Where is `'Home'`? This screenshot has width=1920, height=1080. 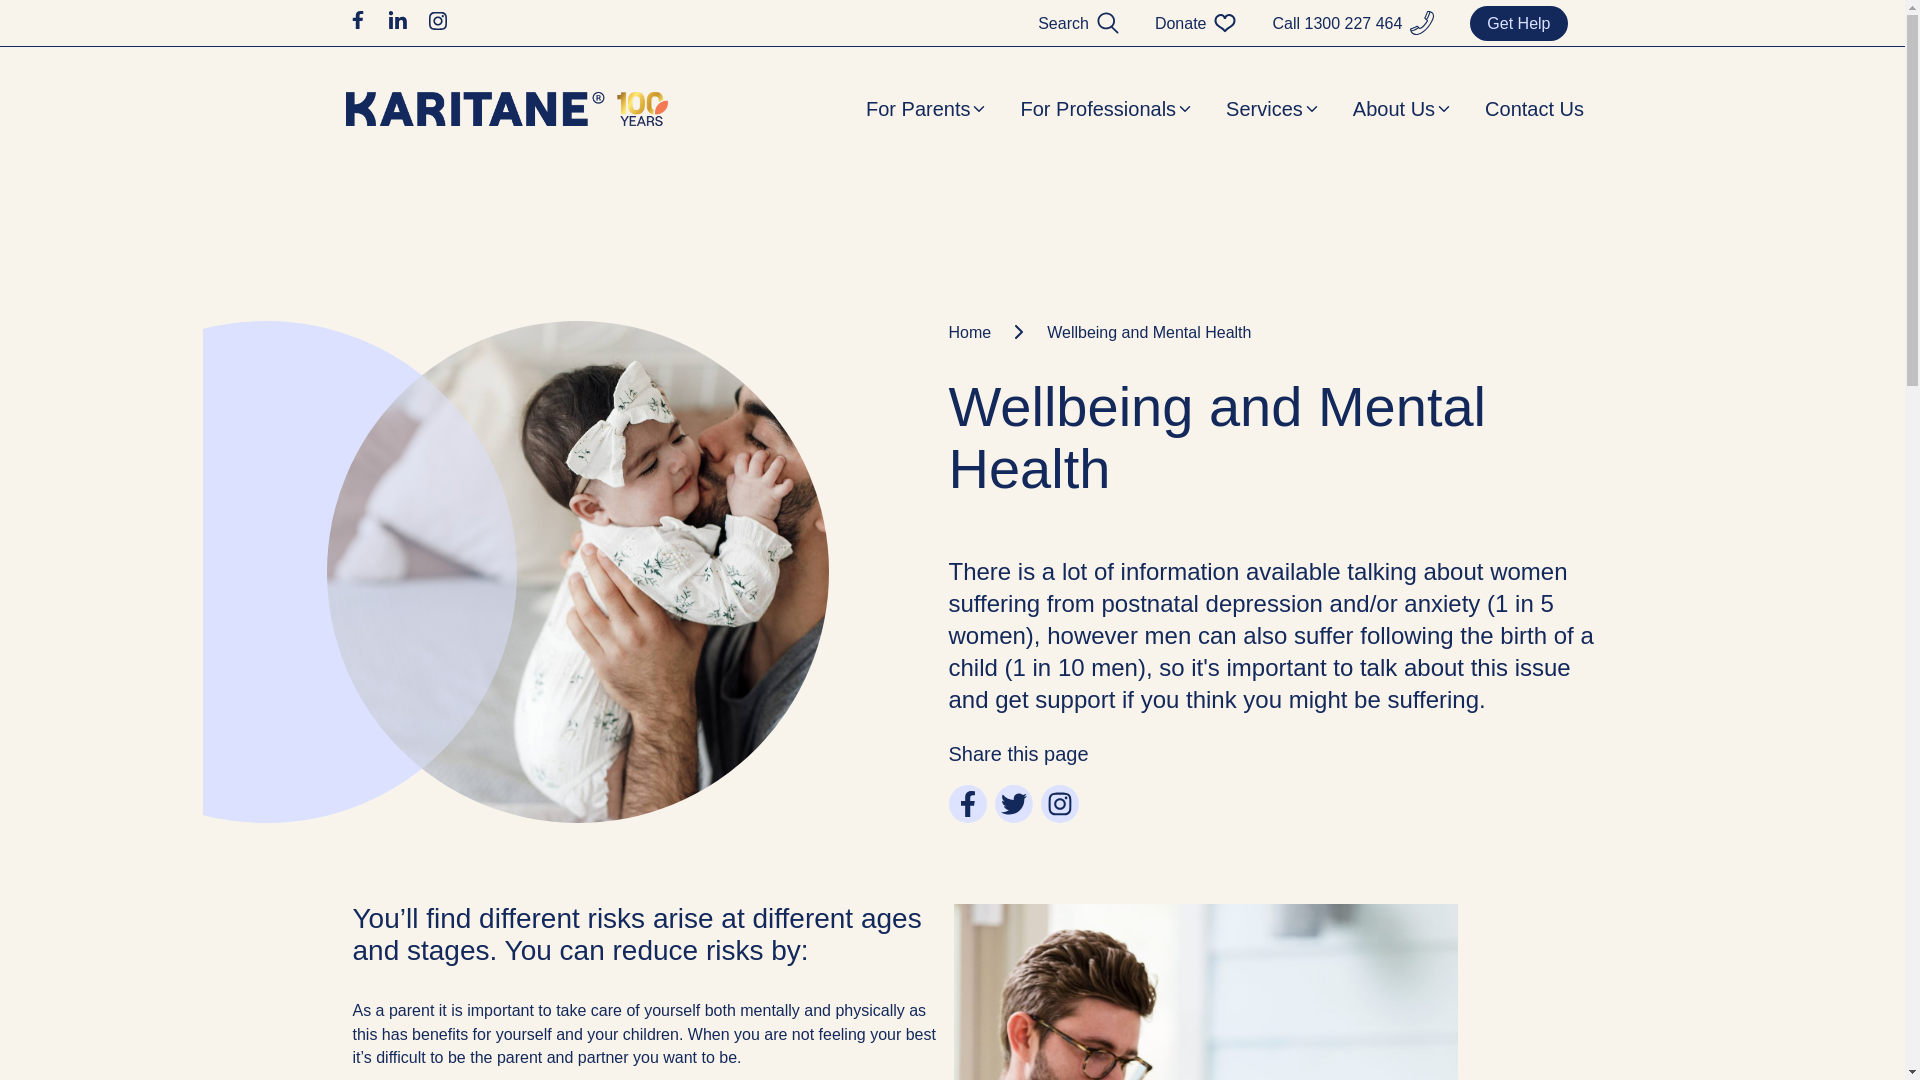
'Home' is located at coordinates (947, 331).